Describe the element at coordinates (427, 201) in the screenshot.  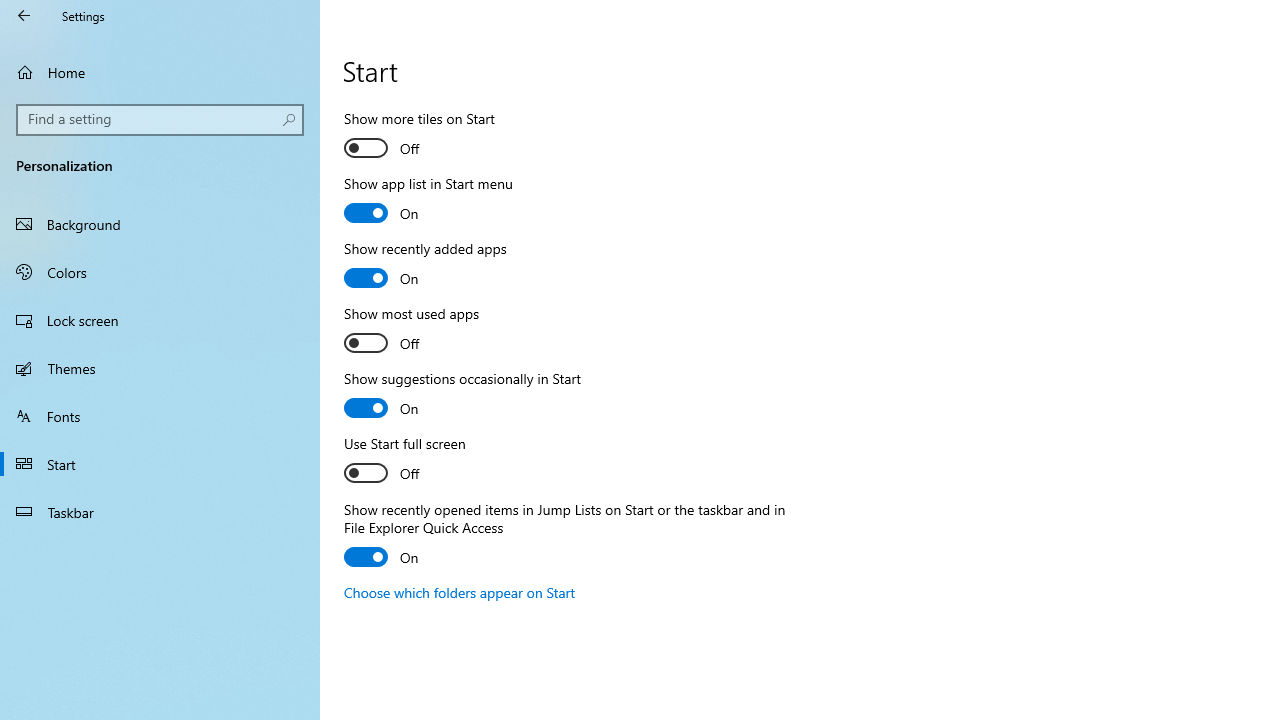
I see `'Show app list in Start menu'` at that location.